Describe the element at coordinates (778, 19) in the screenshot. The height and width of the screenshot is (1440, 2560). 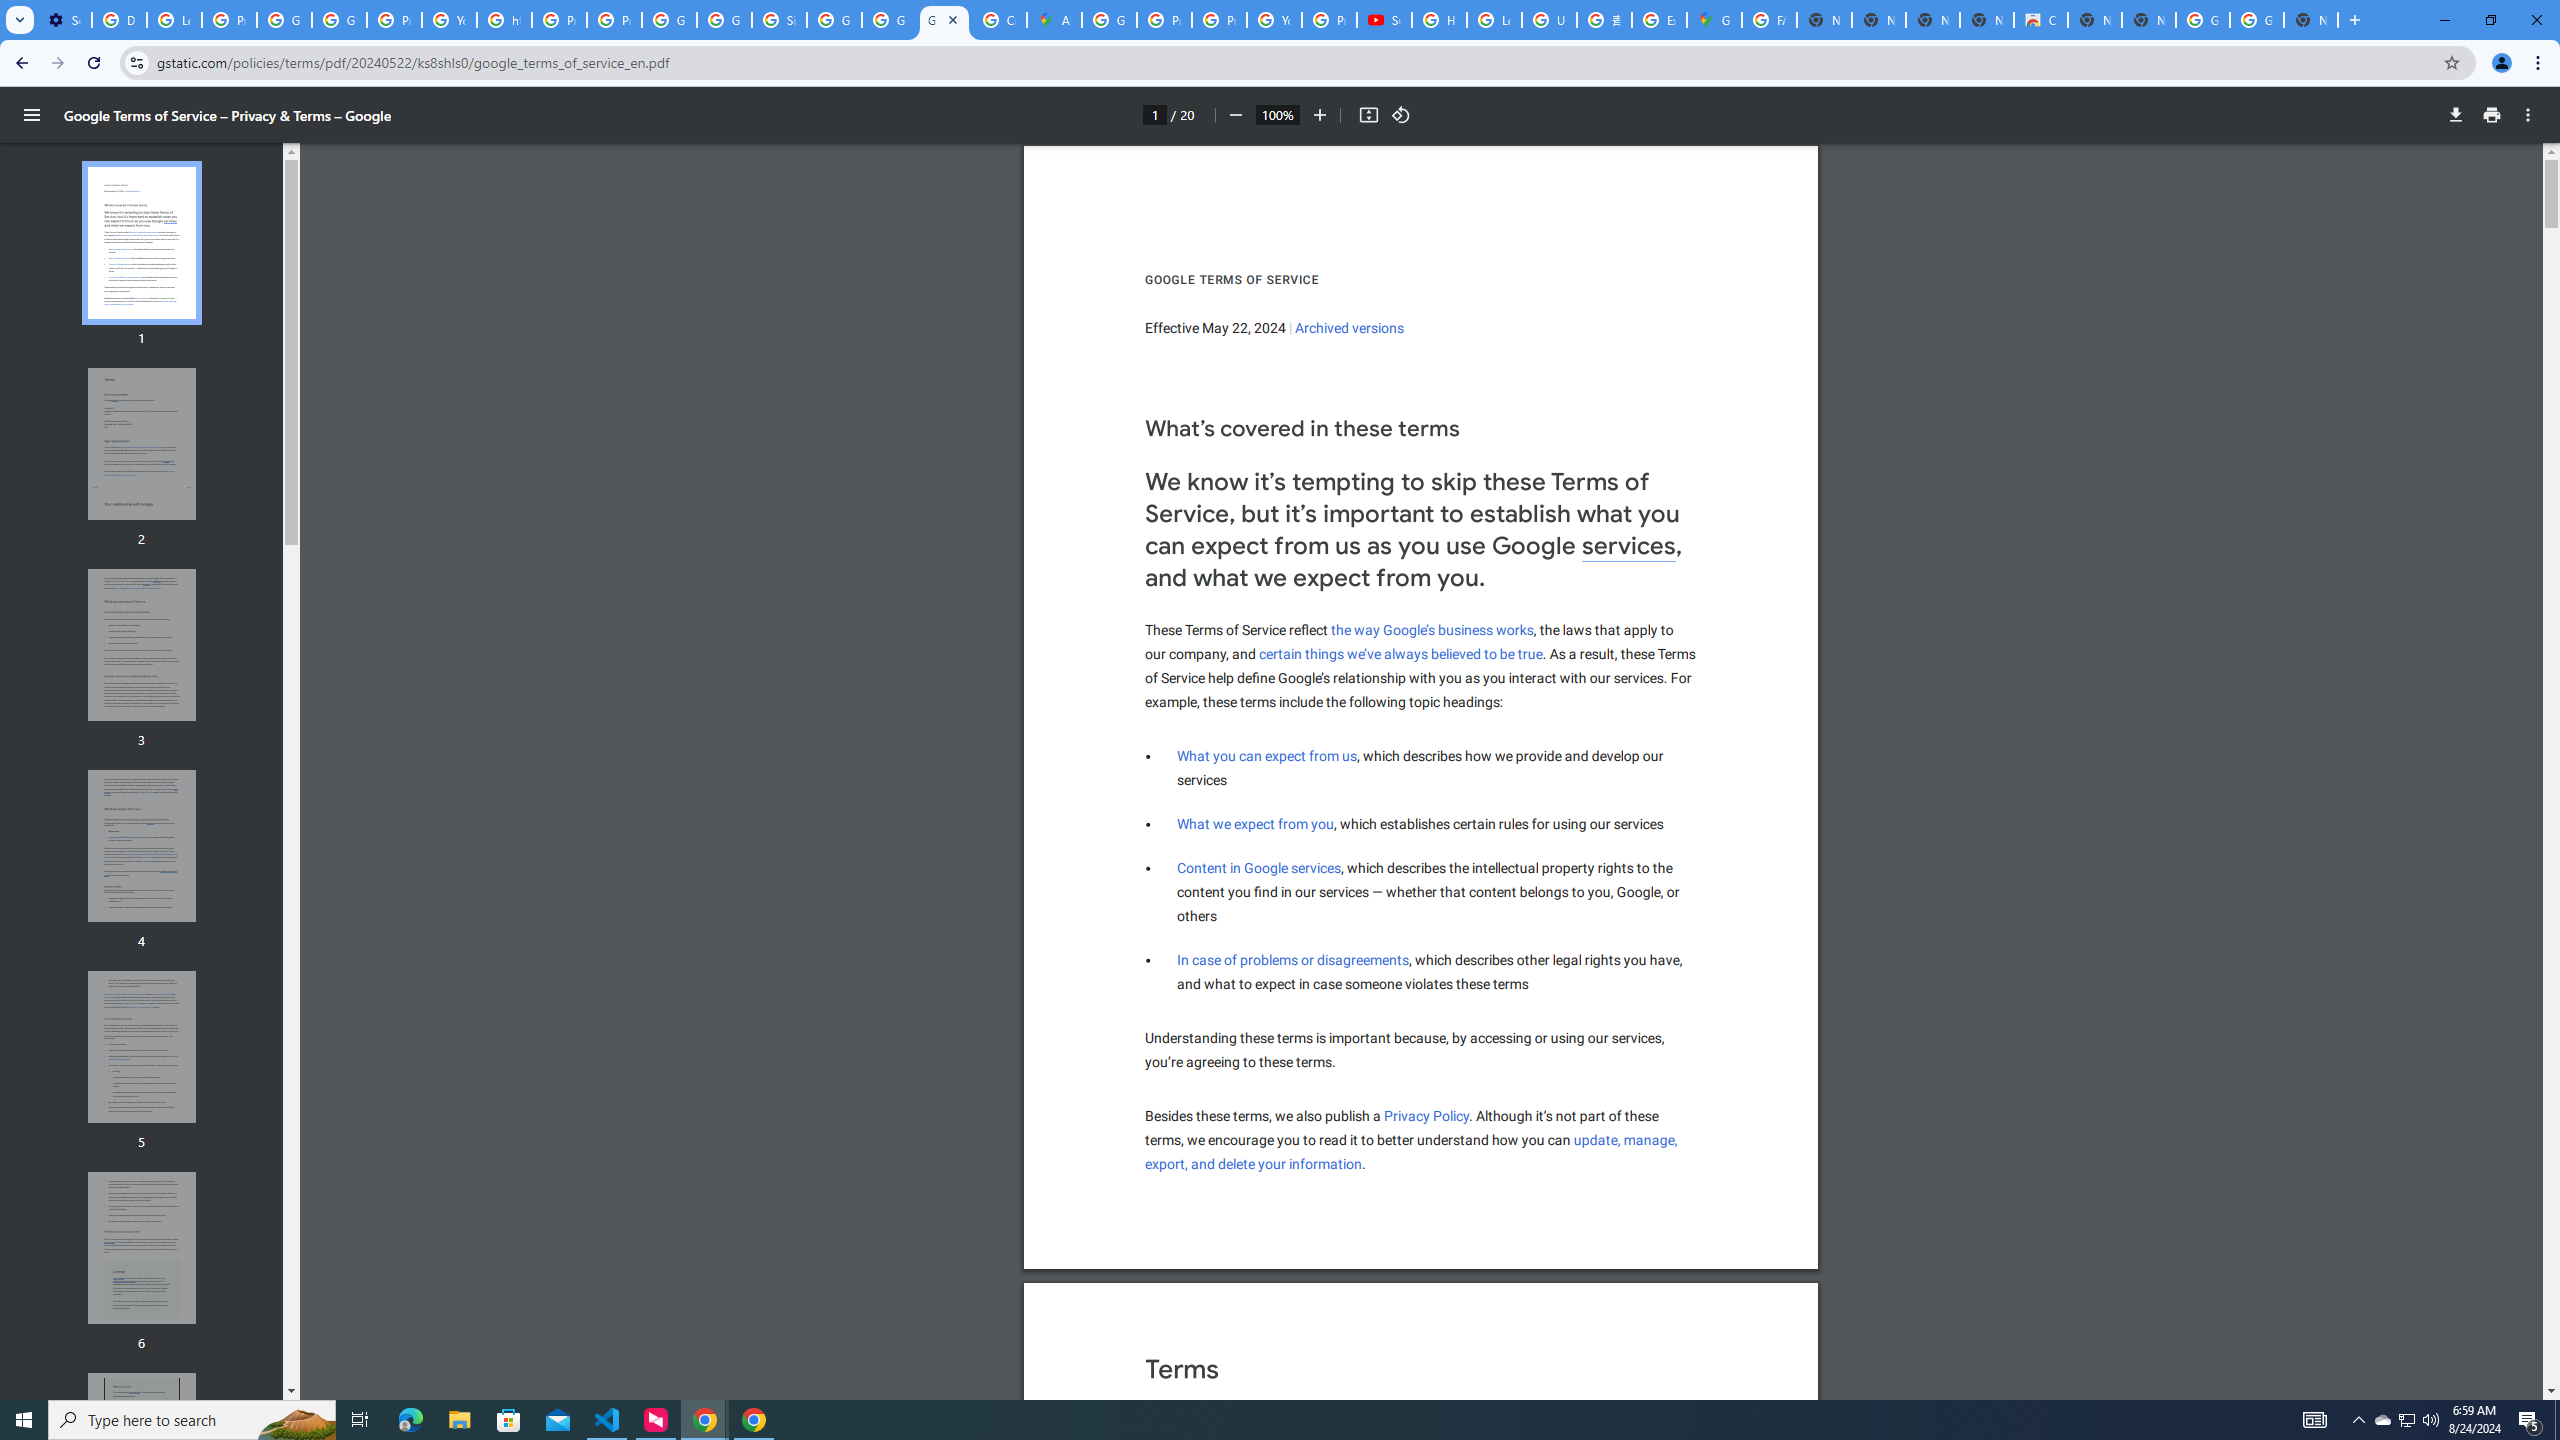
I see `'Sign in - Google Accounts'` at that location.